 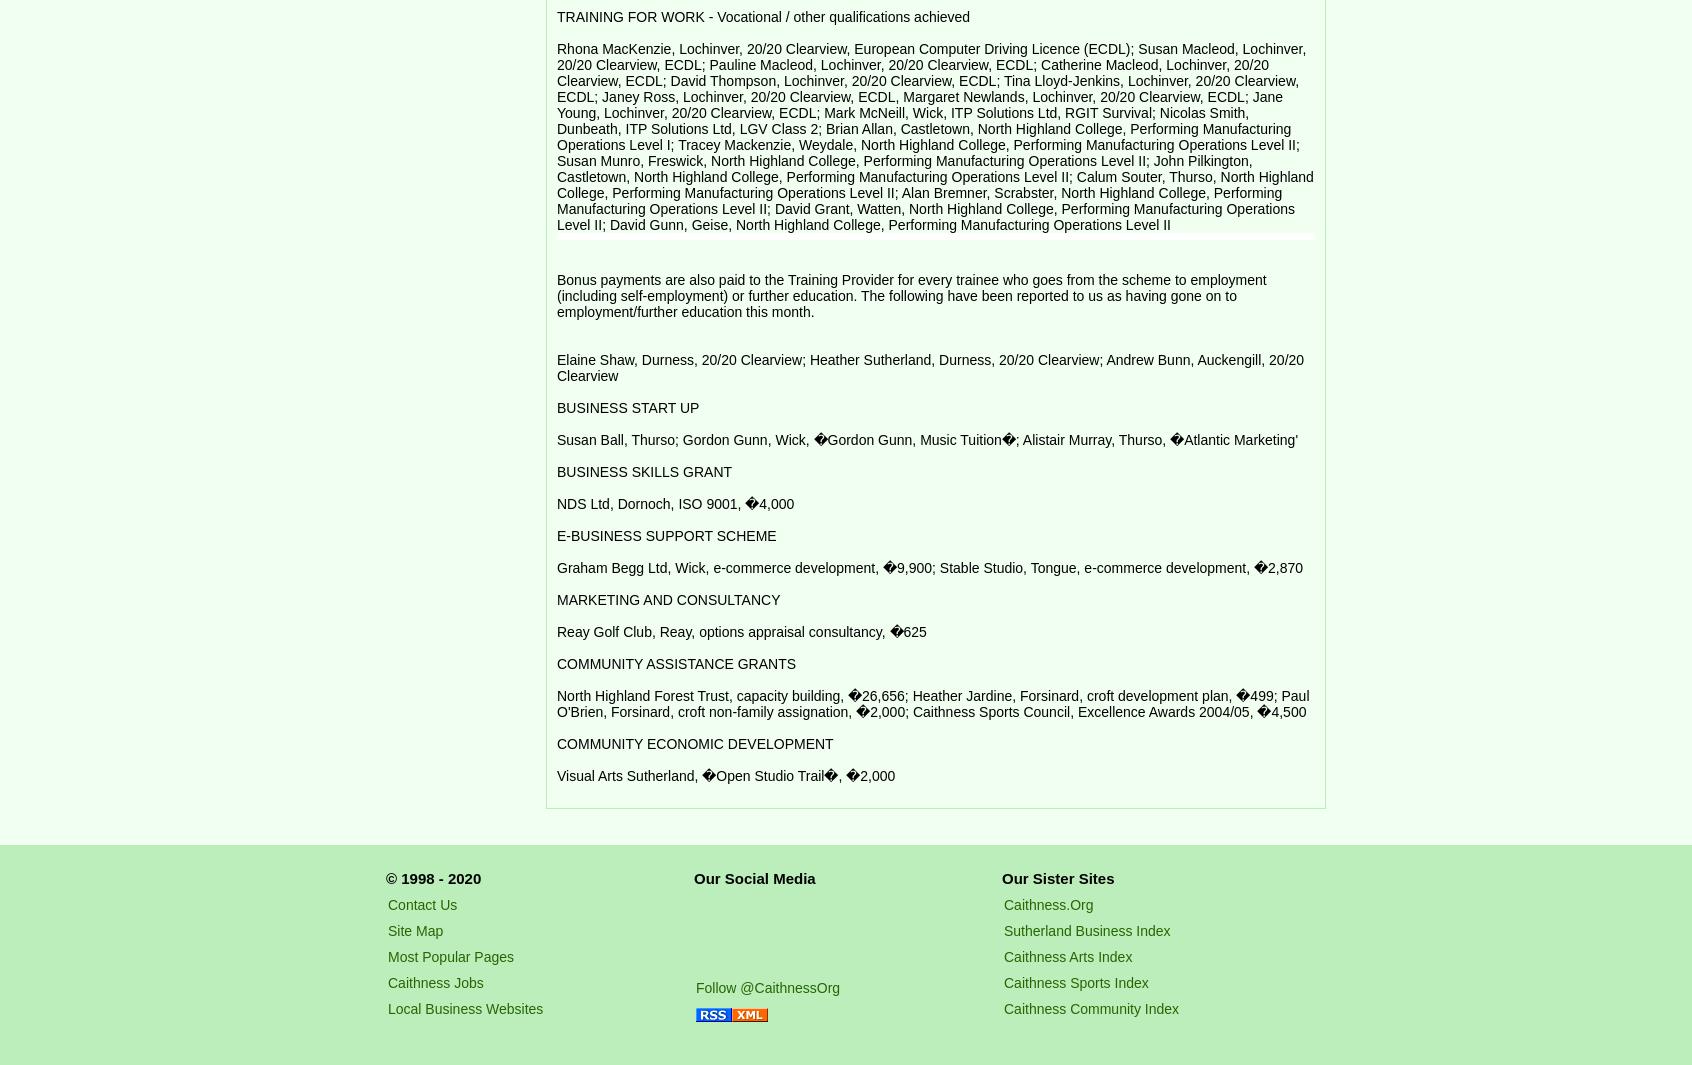 What do you see at coordinates (753, 877) in the screenshot?
I see `'Our Social Media'` at bounding box center [753, 877].